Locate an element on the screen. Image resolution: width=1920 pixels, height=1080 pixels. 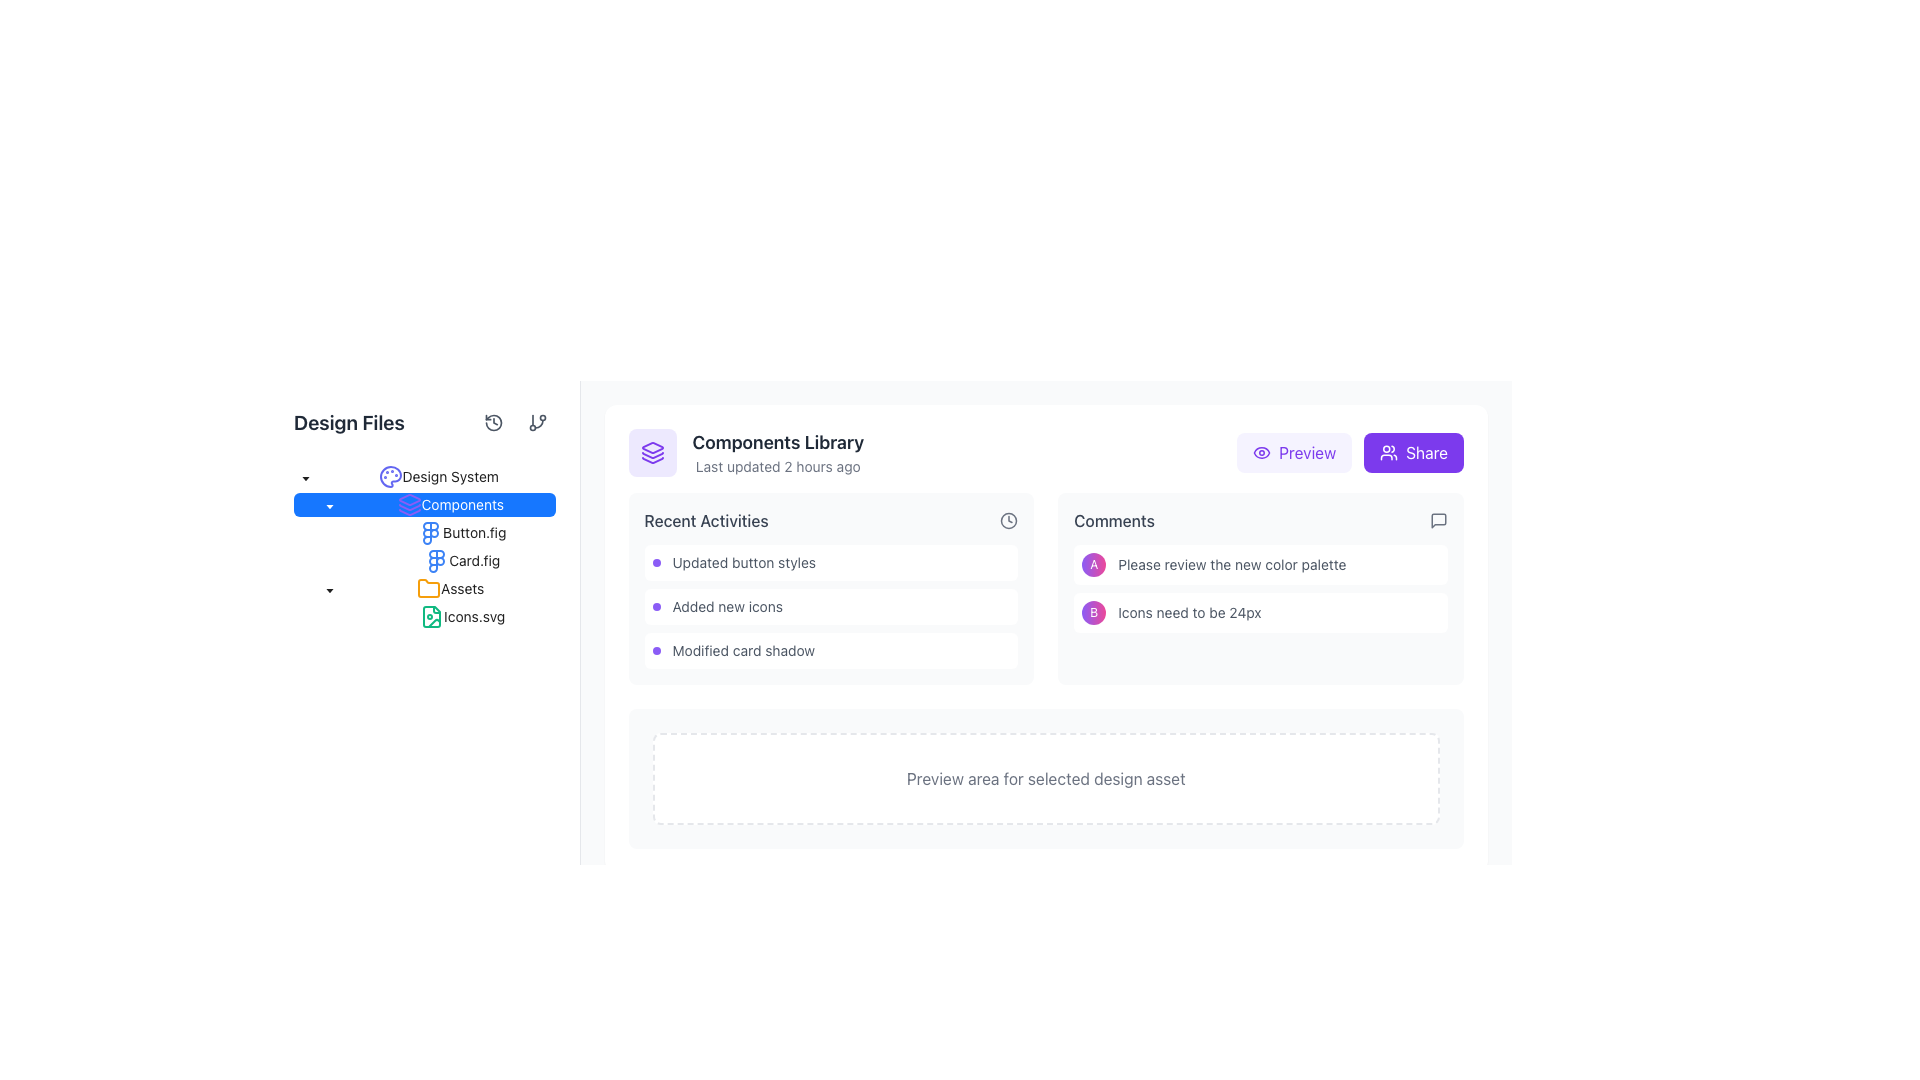
text content of the Informational Panel that contains a violet icon and the text 'Components Library' and 'Last updated 2 hours ago' is located at coordinates (745, 452).